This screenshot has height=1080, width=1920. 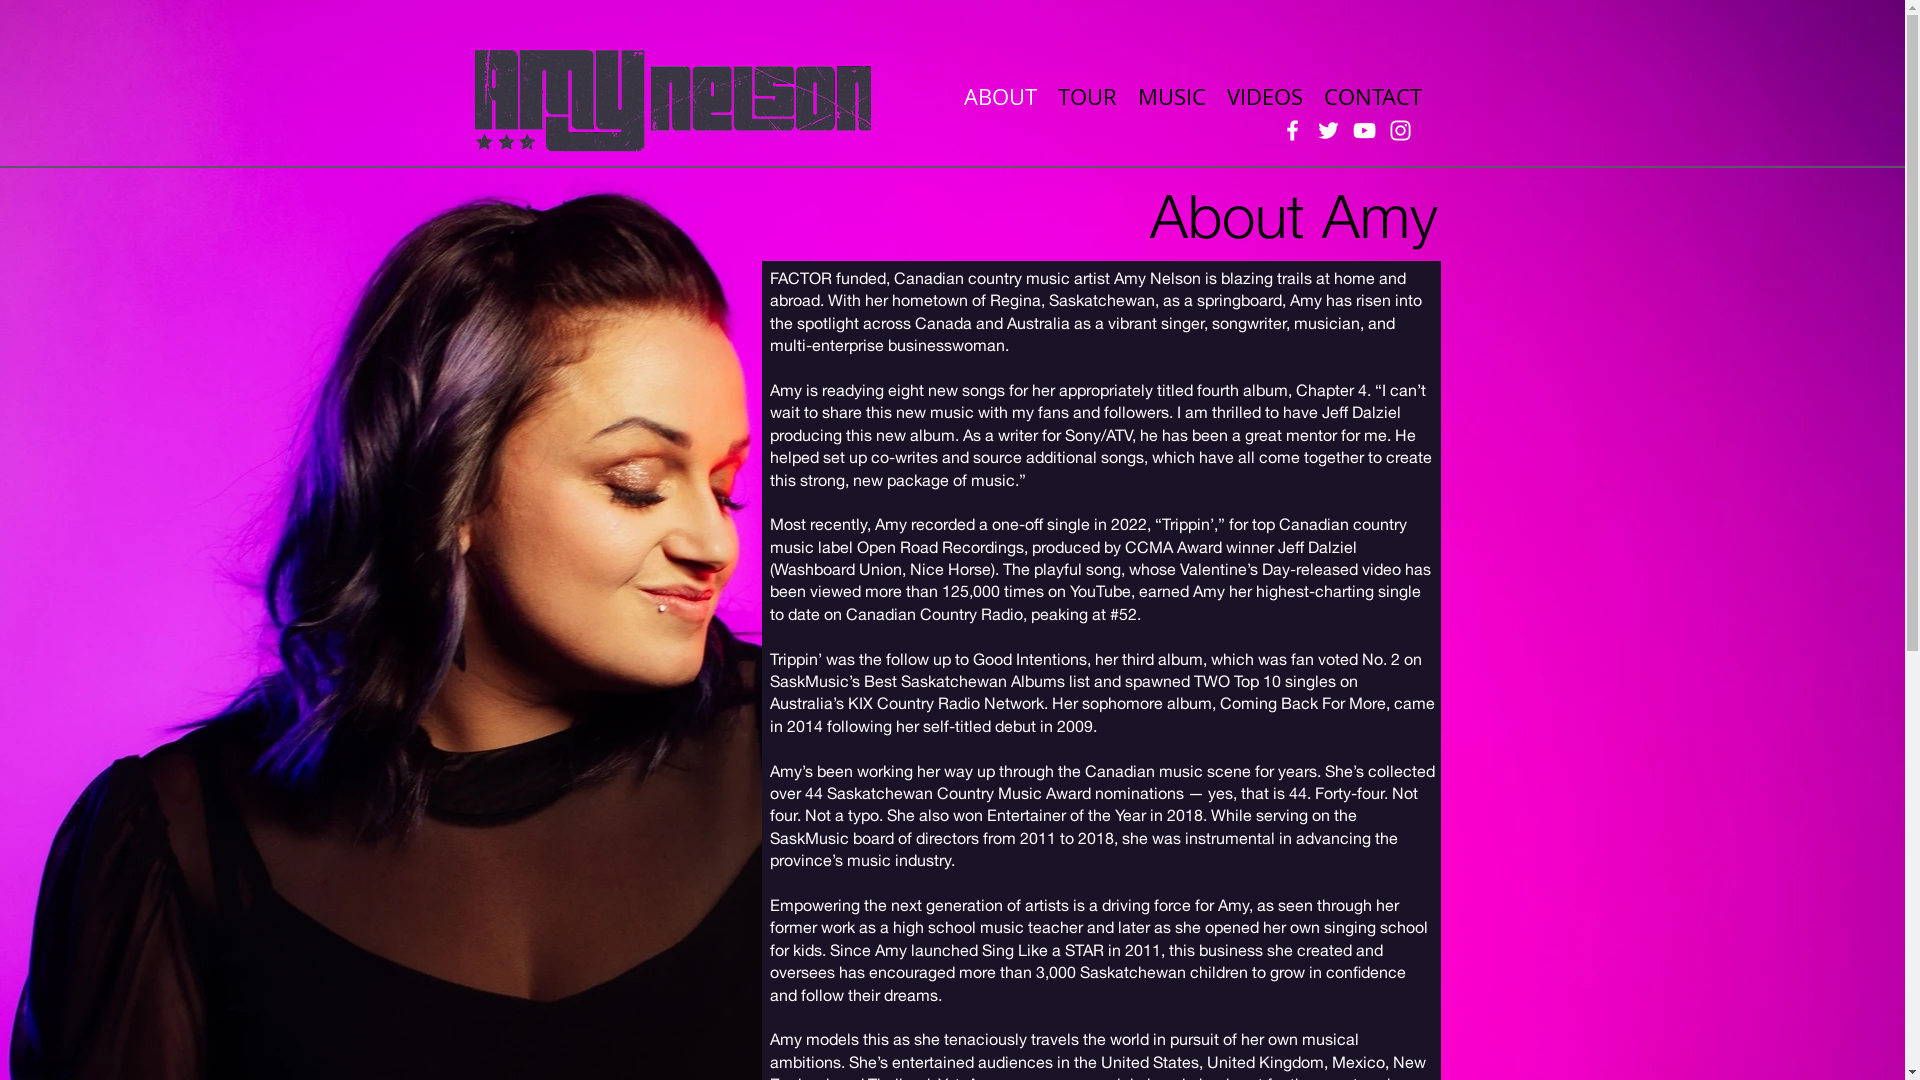 What do you see at coordinates (1086, 95) in the screenshot?
I see `'TOUR'` at bounding box center [1086, 95].